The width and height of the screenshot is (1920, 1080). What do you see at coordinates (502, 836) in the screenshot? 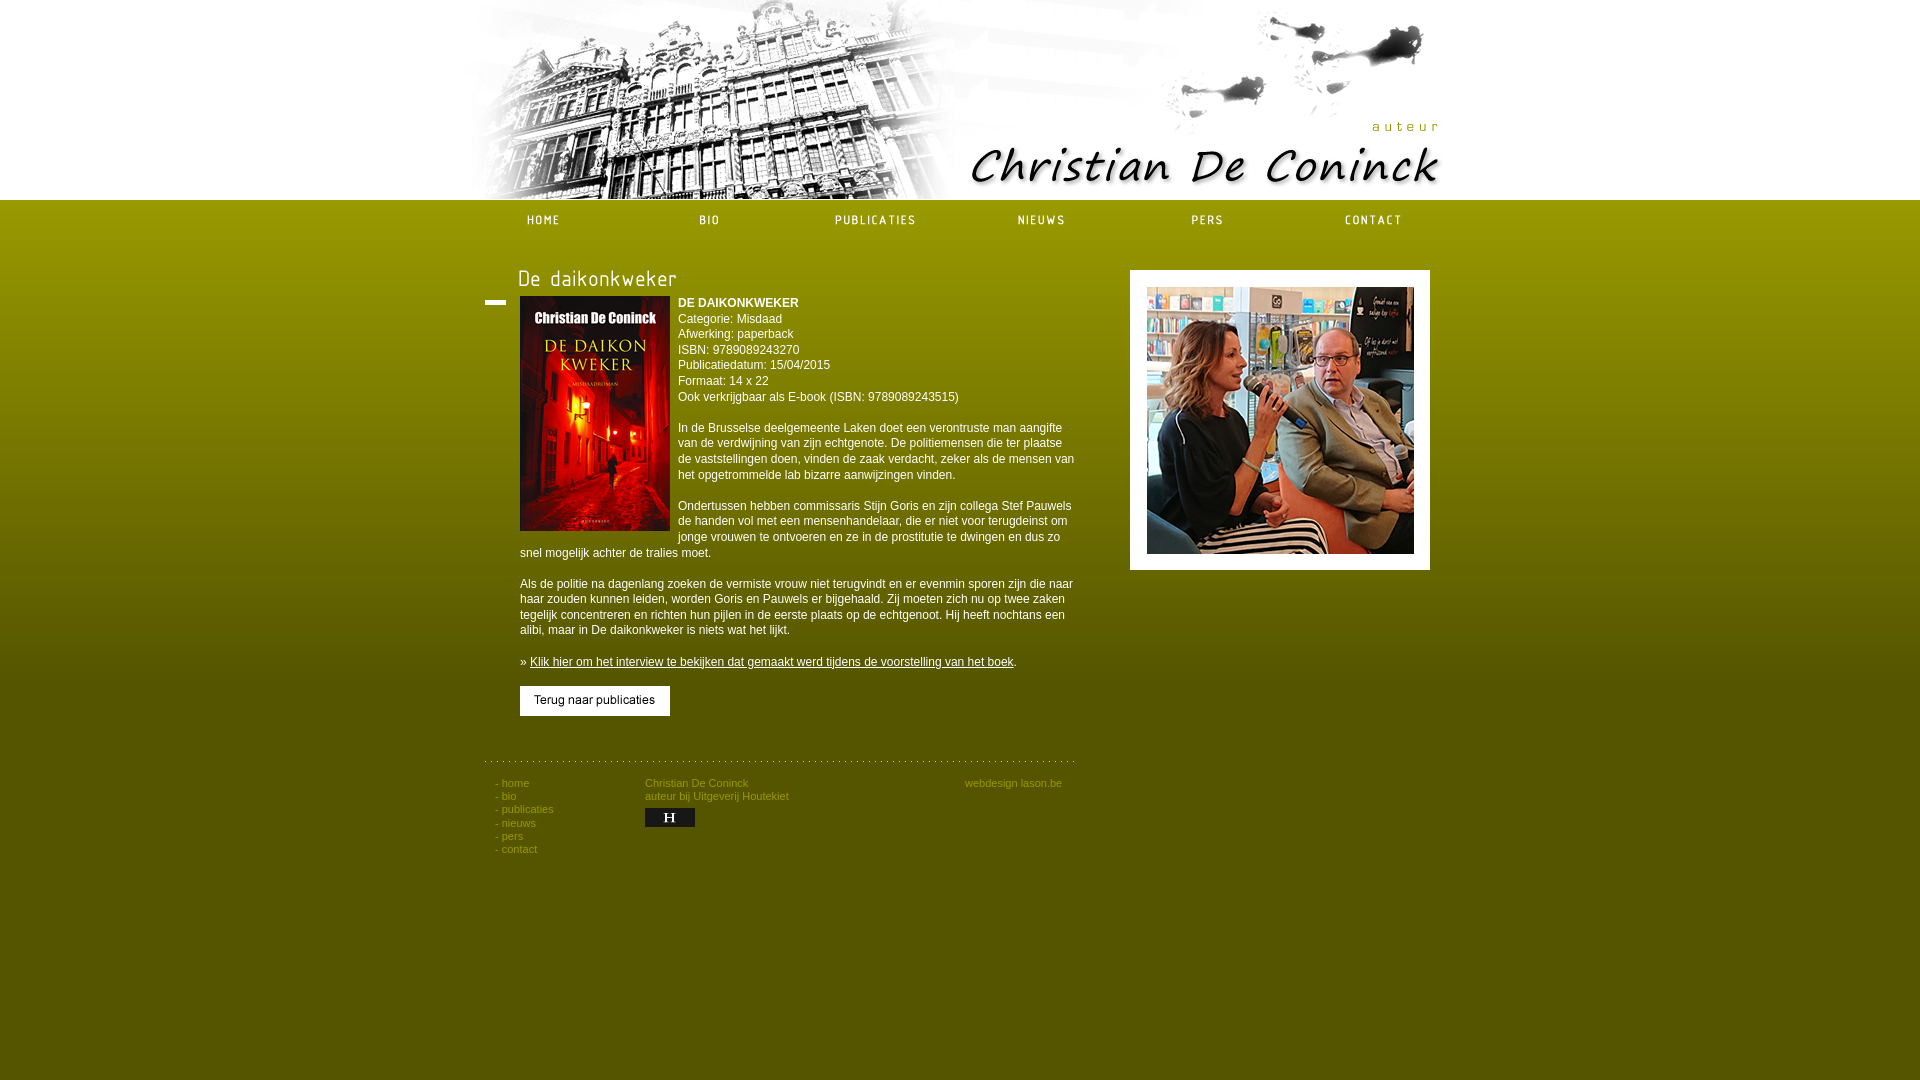
I see `'pers'` at bounding box center [502, 836].